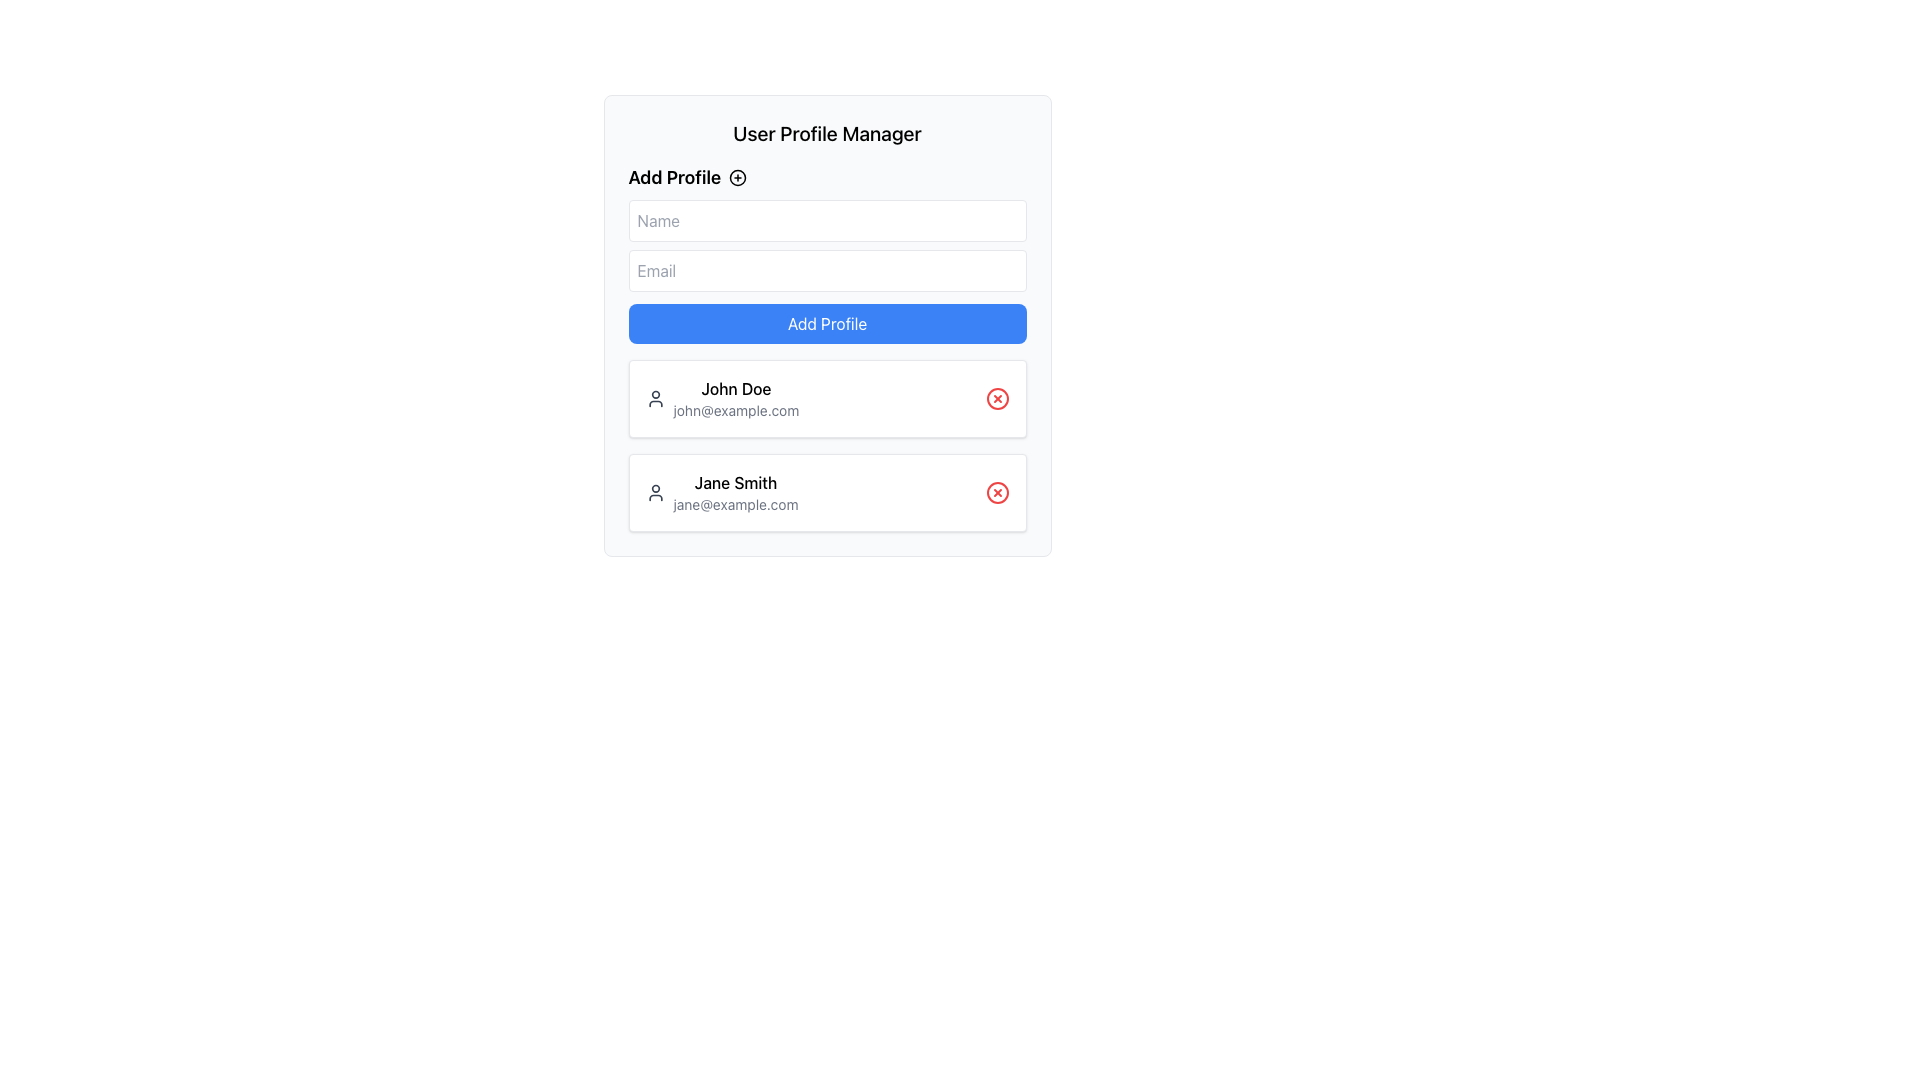  What do you see at coordinates (997, 398) in the screenshot?
I see `the delete button located to the right of 'John Doe' profile entry` at bounding box center [997, 398].